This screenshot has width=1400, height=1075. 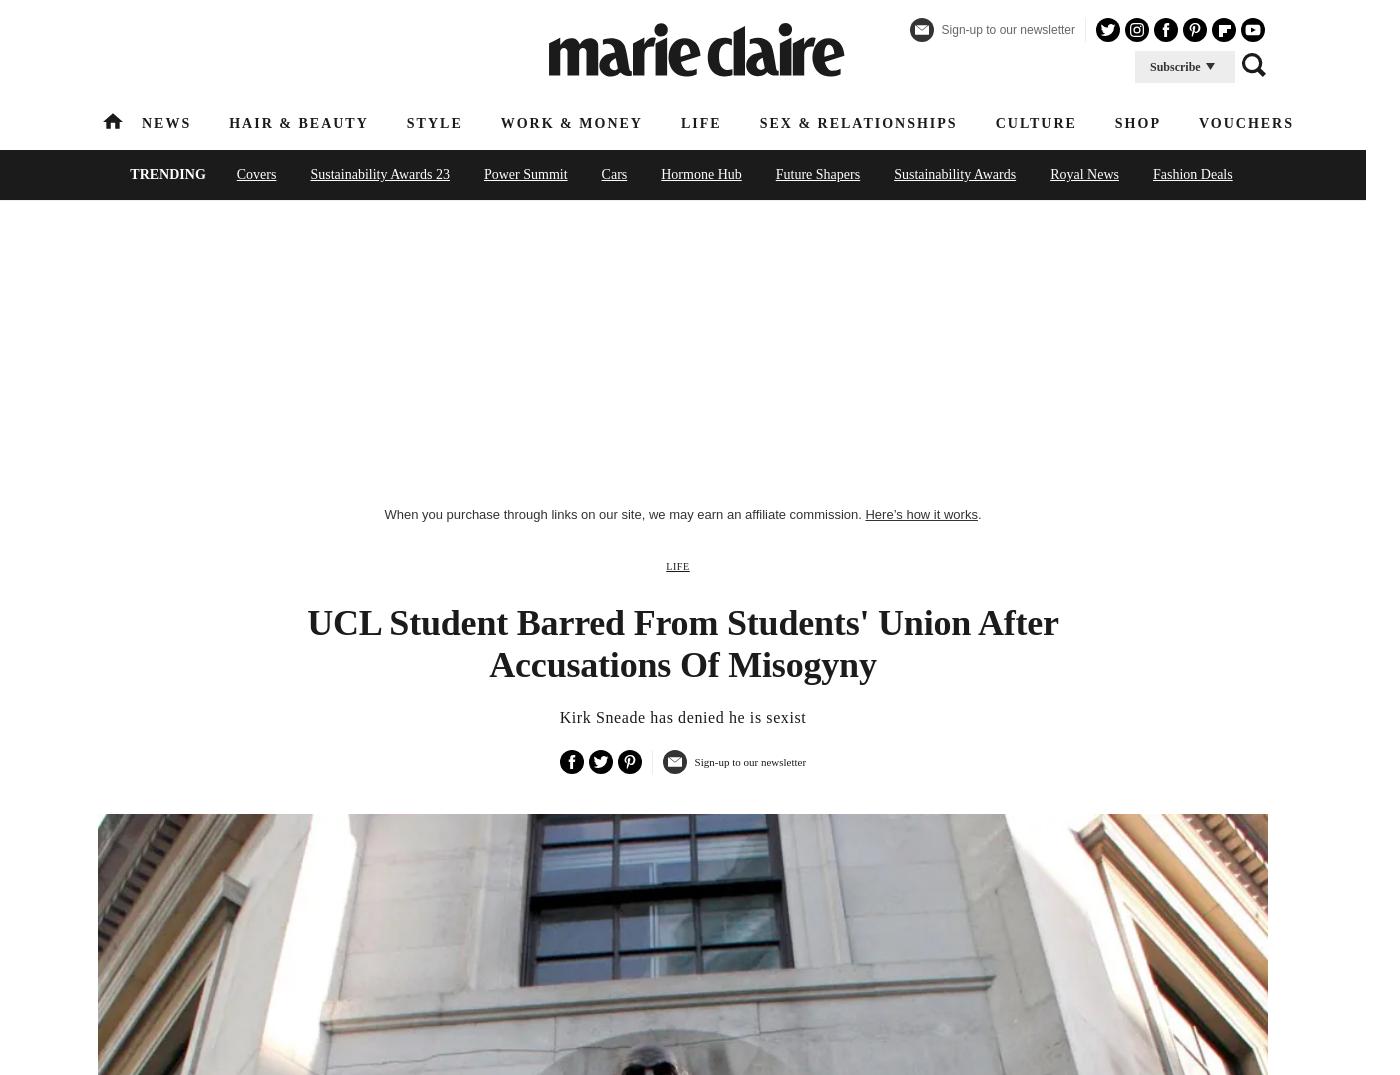 I want to click on 'View', so click(x=804, y=347).